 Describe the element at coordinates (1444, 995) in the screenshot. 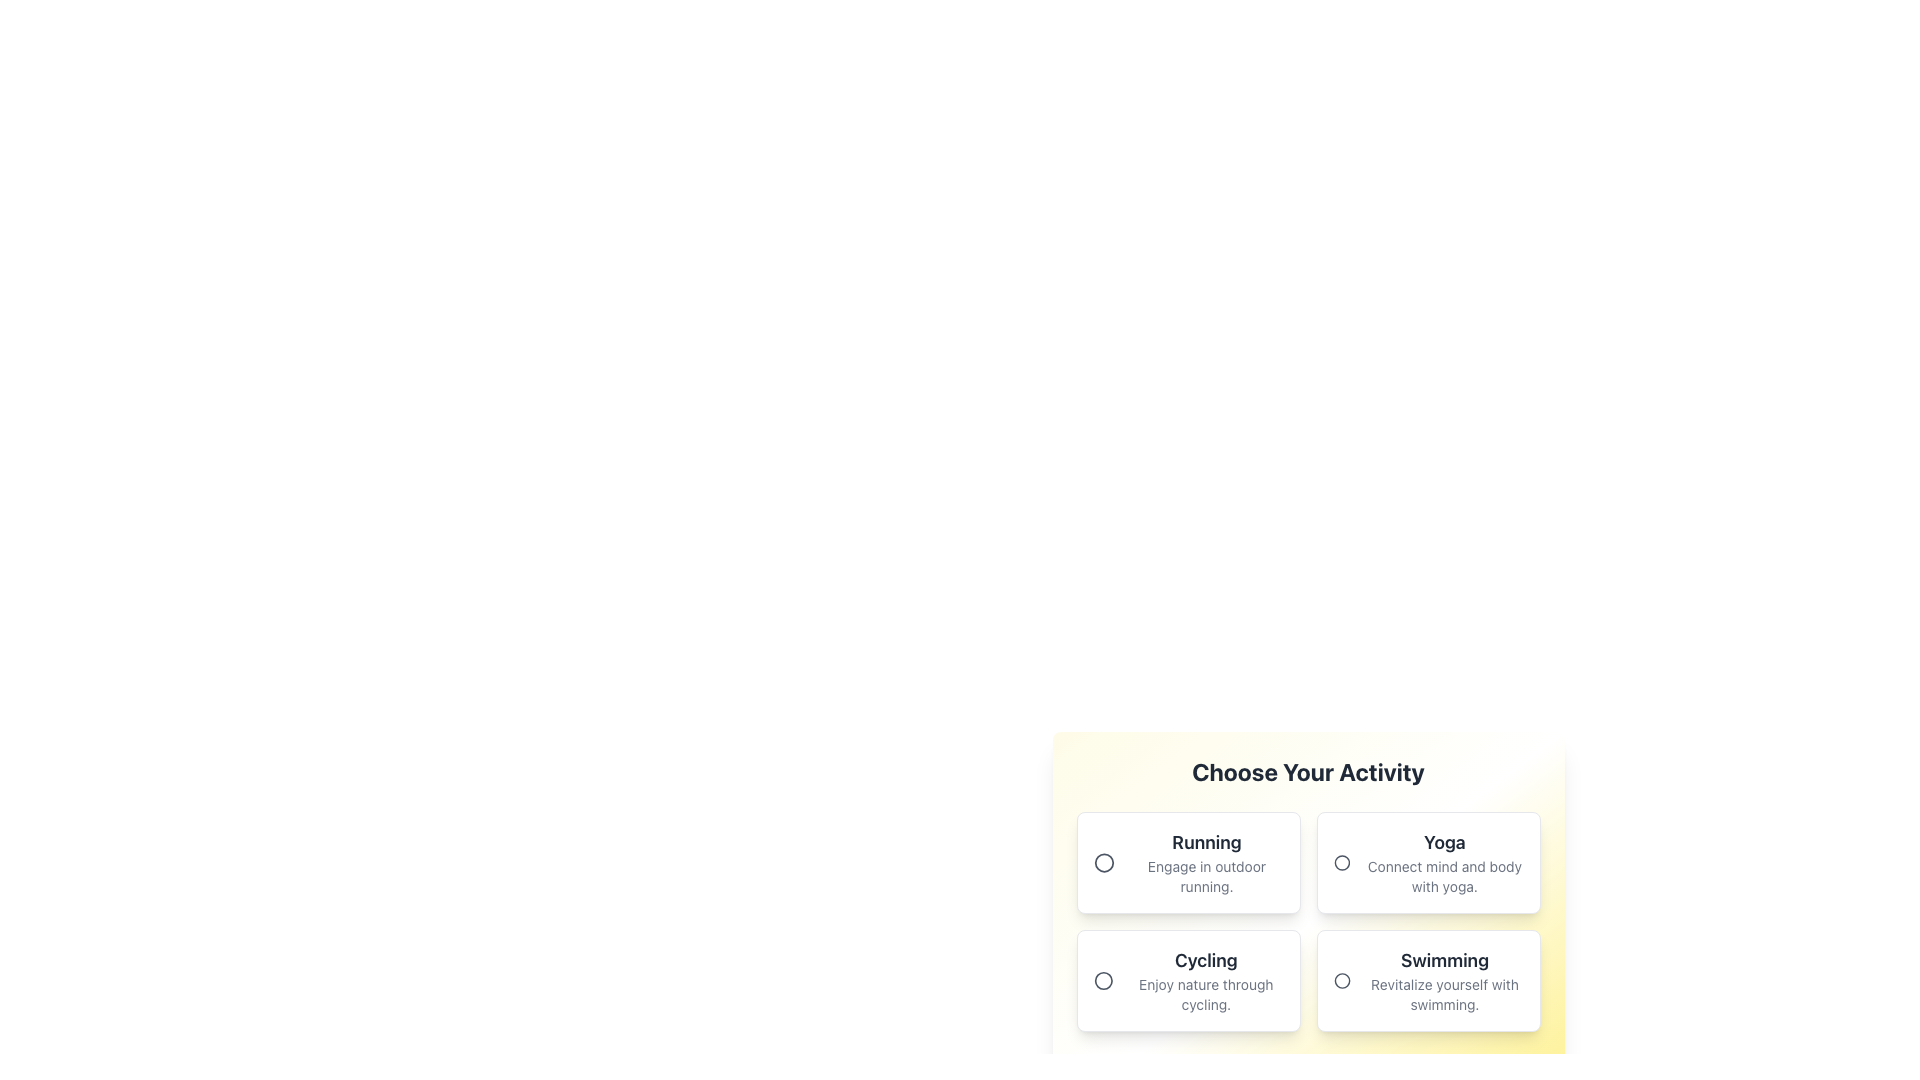

I see `the static text providing additional information about the swimming activity, located below the title 'Swimming' in the bottom-right card of the grid layout` at that location.